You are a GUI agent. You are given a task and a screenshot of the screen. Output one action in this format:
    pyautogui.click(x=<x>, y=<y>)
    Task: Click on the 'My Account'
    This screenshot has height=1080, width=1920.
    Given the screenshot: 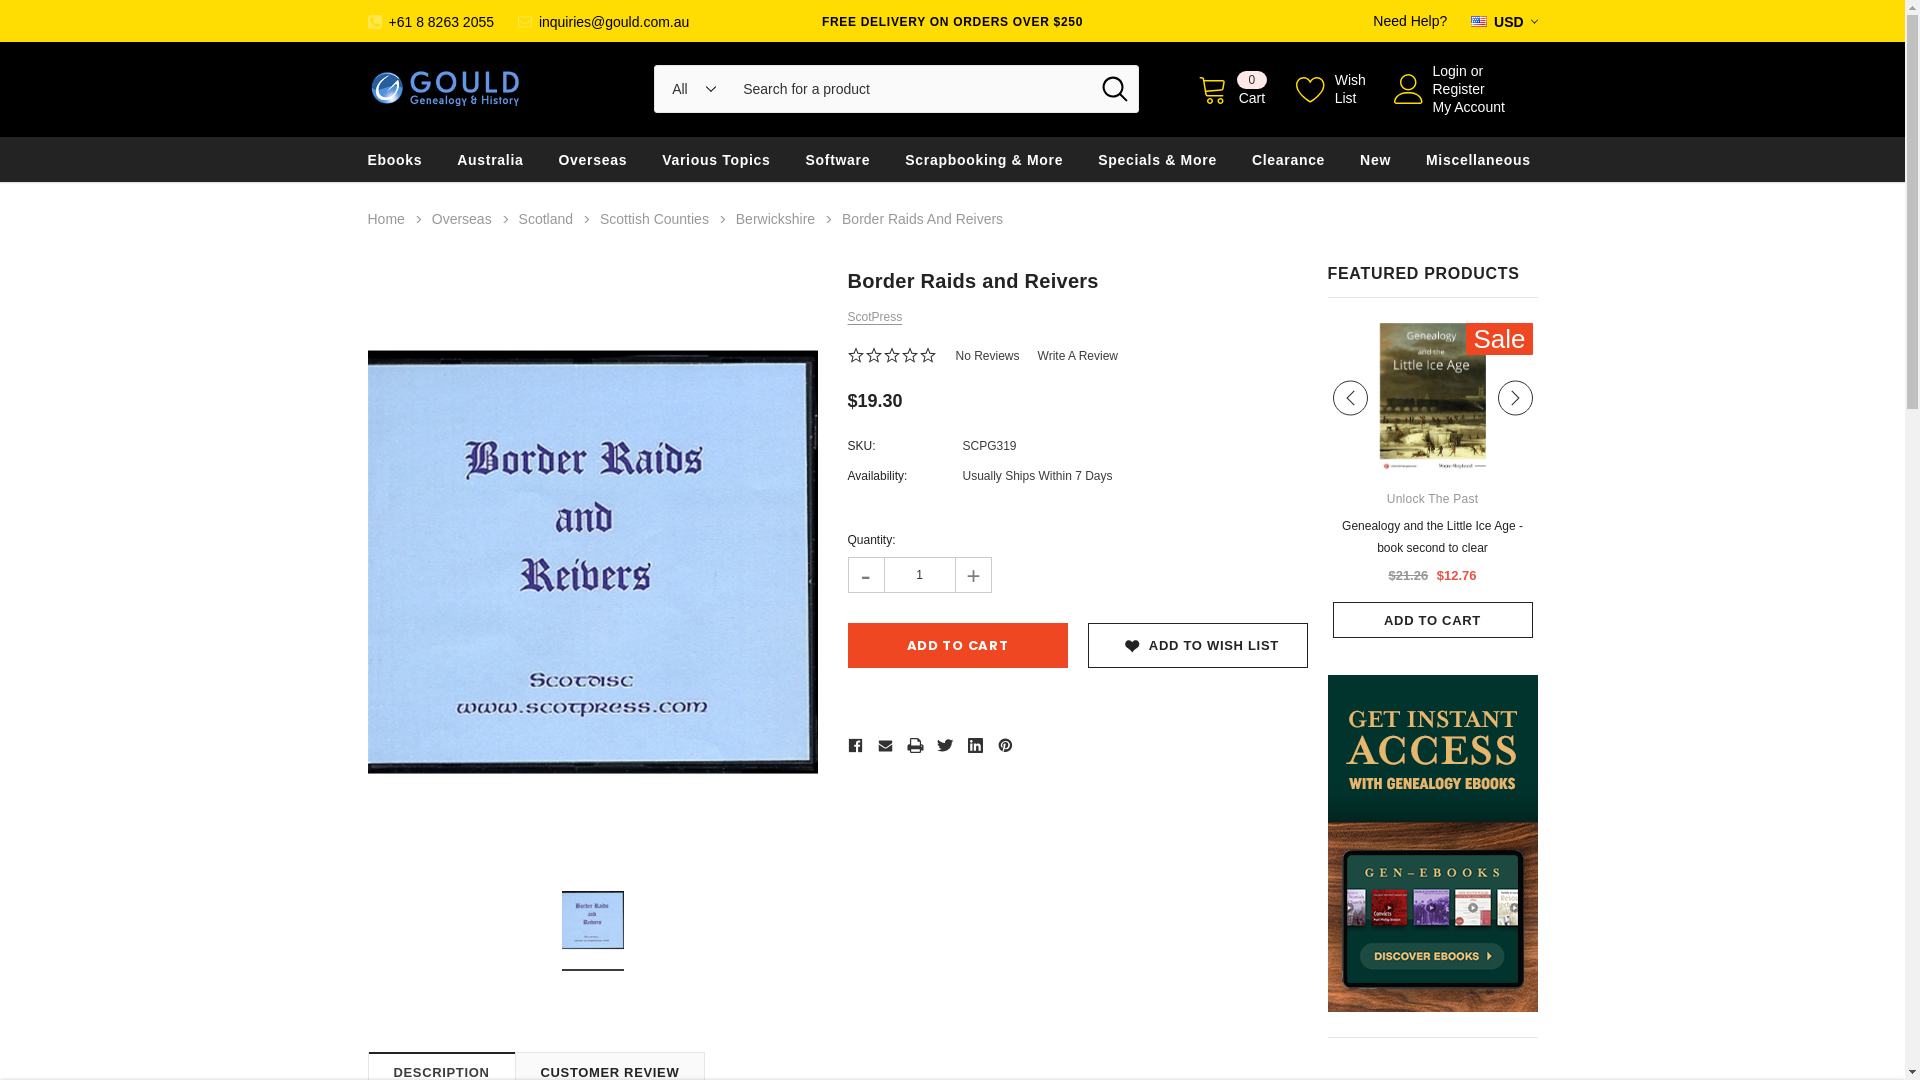 What is the action you would take?
    pyautogui.click(x=1468, y=107)
    